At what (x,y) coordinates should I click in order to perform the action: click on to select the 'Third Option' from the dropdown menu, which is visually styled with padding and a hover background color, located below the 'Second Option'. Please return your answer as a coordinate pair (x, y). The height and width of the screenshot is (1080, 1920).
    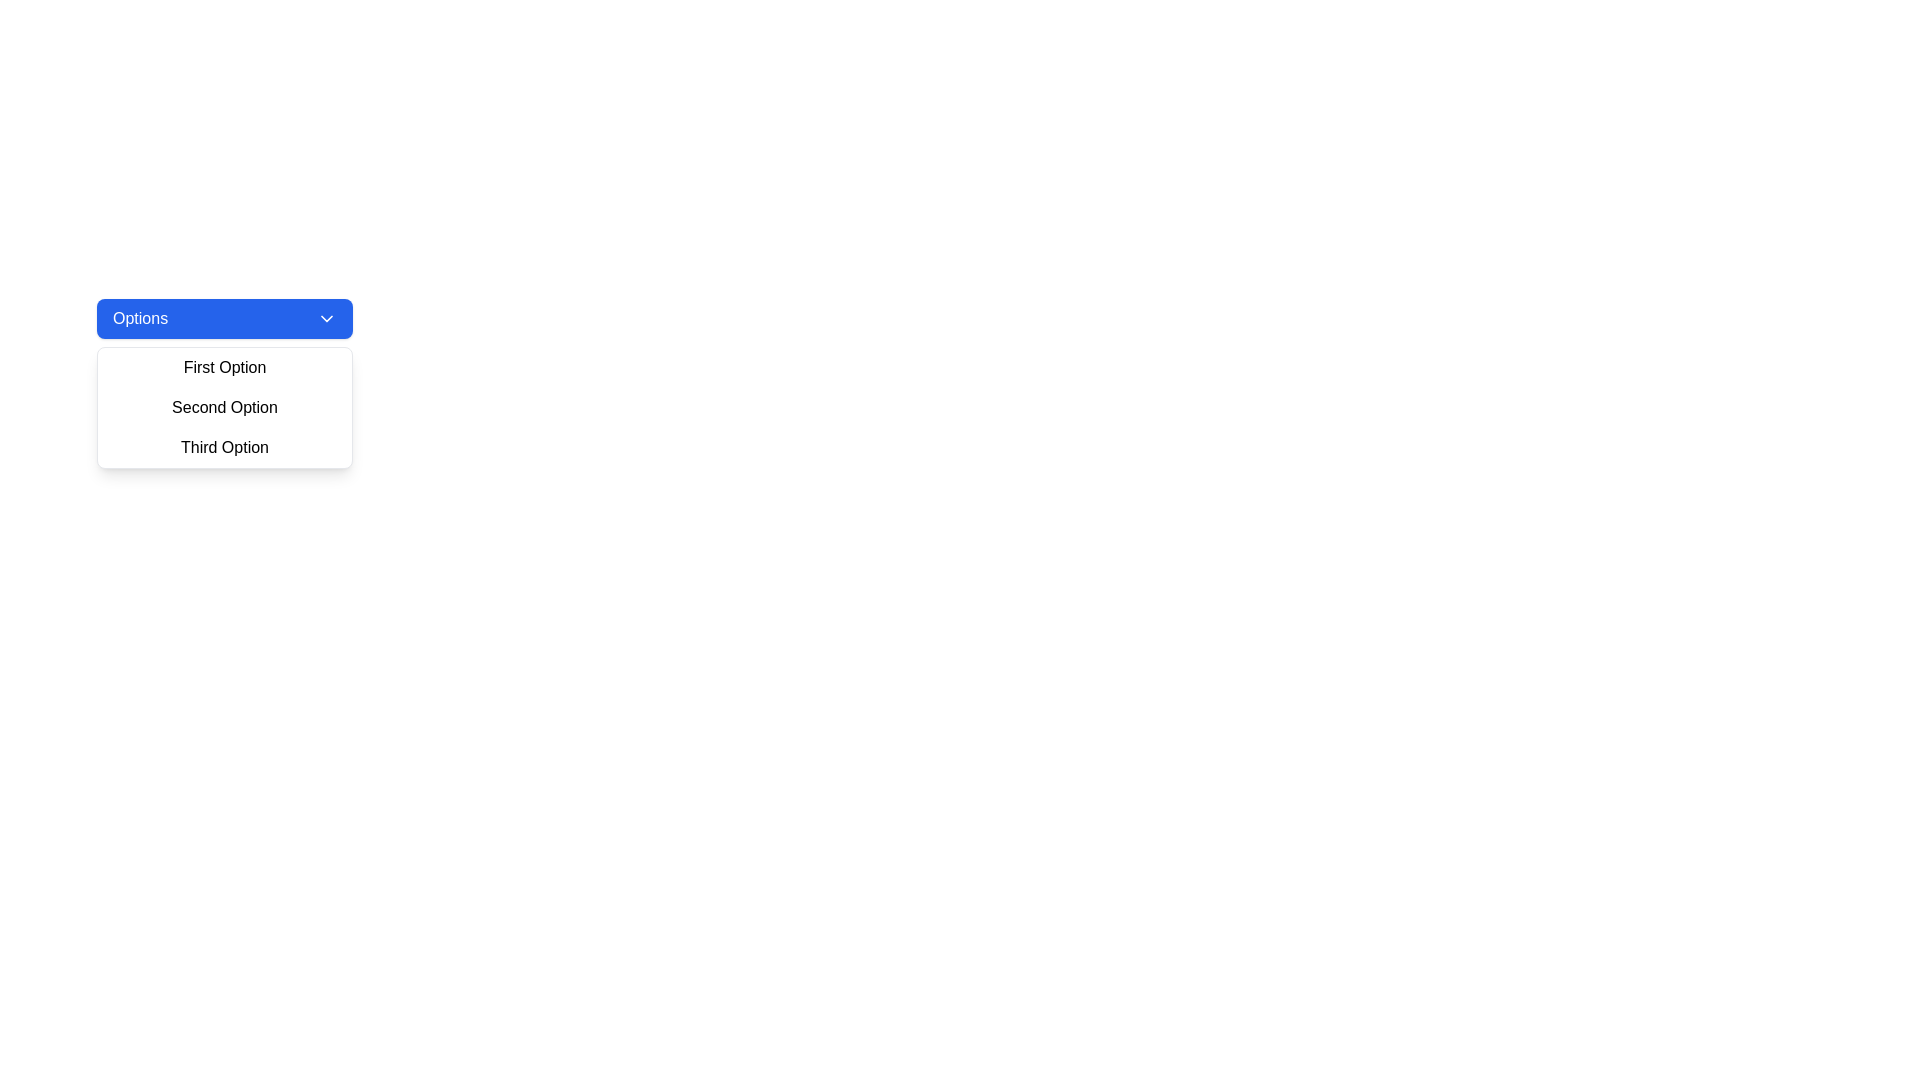
    Looking at the image, I should click on (225, 446).